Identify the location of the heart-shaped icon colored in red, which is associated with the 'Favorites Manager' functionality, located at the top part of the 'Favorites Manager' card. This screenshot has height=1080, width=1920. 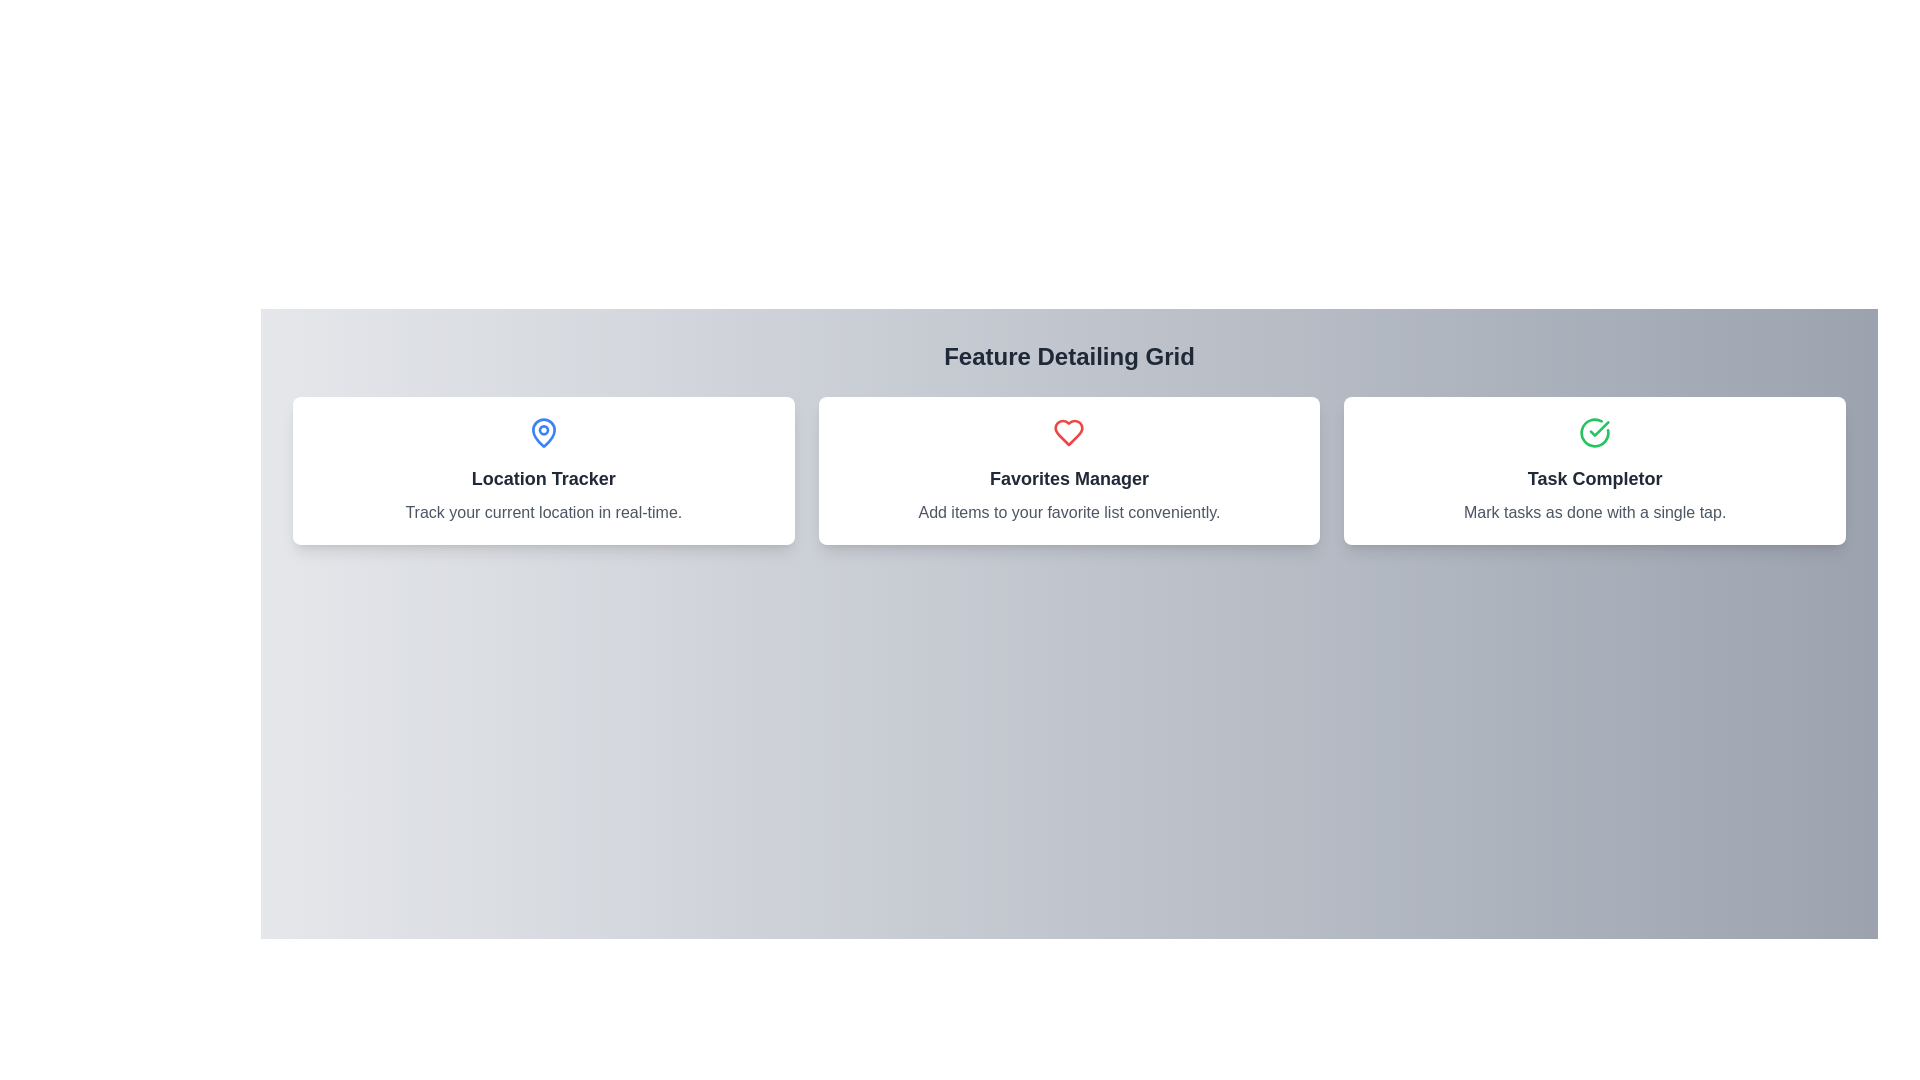
(1068, 431).